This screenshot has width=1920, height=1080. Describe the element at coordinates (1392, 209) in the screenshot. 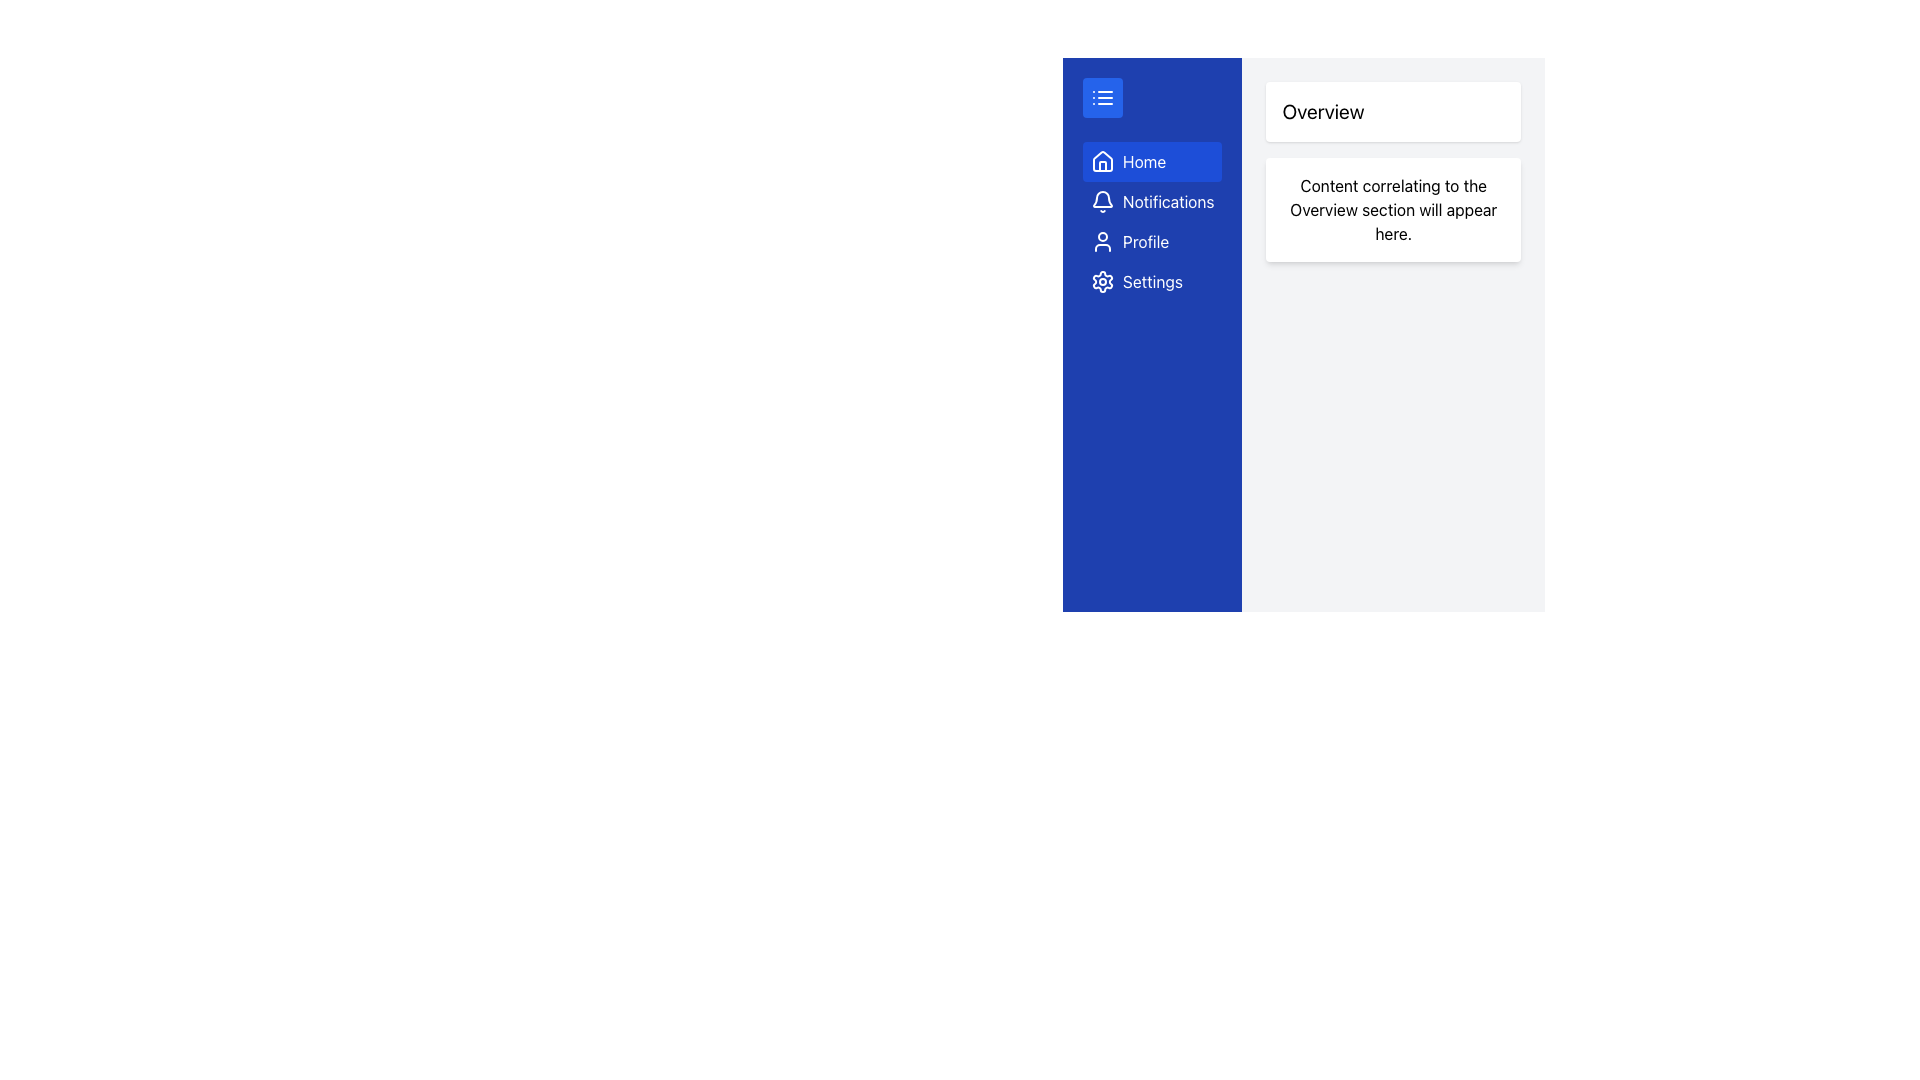

I see `the informational text block located in the right-hand column under the 'Overview' heading, which is part of a card component with a white background and rounded corners` at that location.